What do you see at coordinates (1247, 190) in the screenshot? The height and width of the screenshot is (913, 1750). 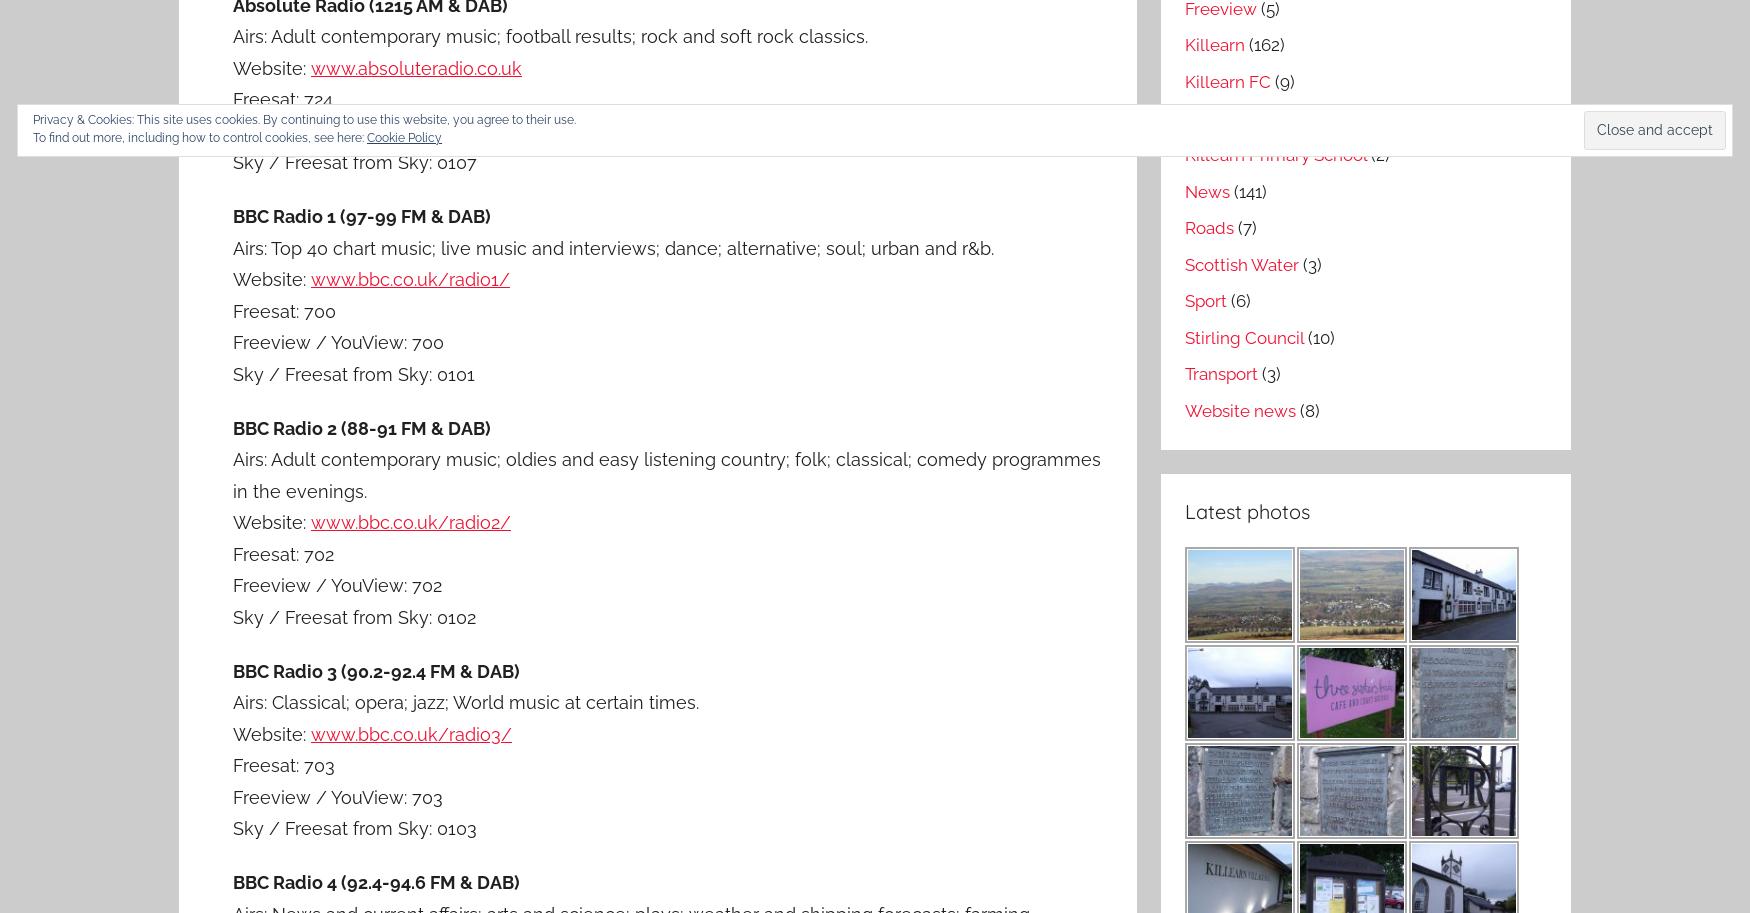 I see `'(141)'` at bounding box center [1247, 190].